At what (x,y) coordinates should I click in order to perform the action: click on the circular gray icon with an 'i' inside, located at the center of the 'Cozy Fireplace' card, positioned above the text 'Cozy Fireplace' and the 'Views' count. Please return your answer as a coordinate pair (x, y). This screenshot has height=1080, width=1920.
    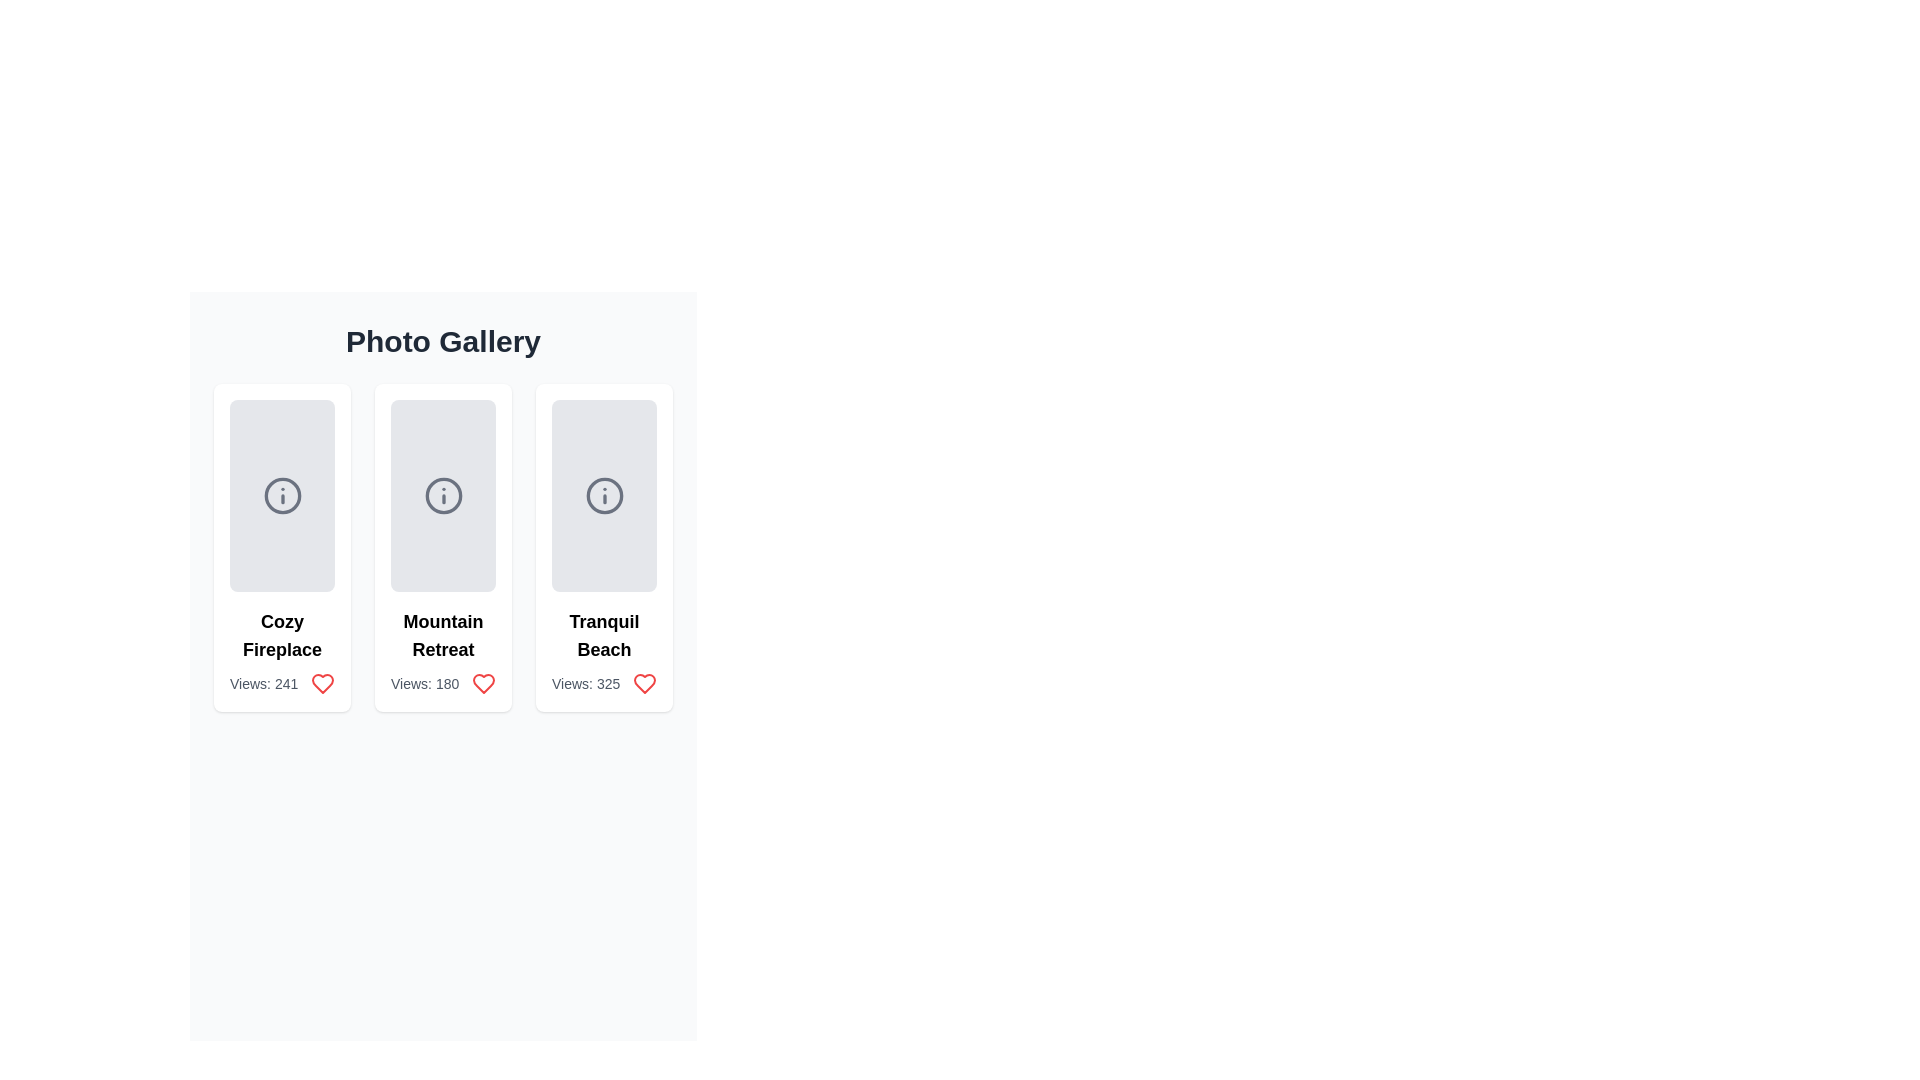
    Looking at the image, I should click on (281, 495).